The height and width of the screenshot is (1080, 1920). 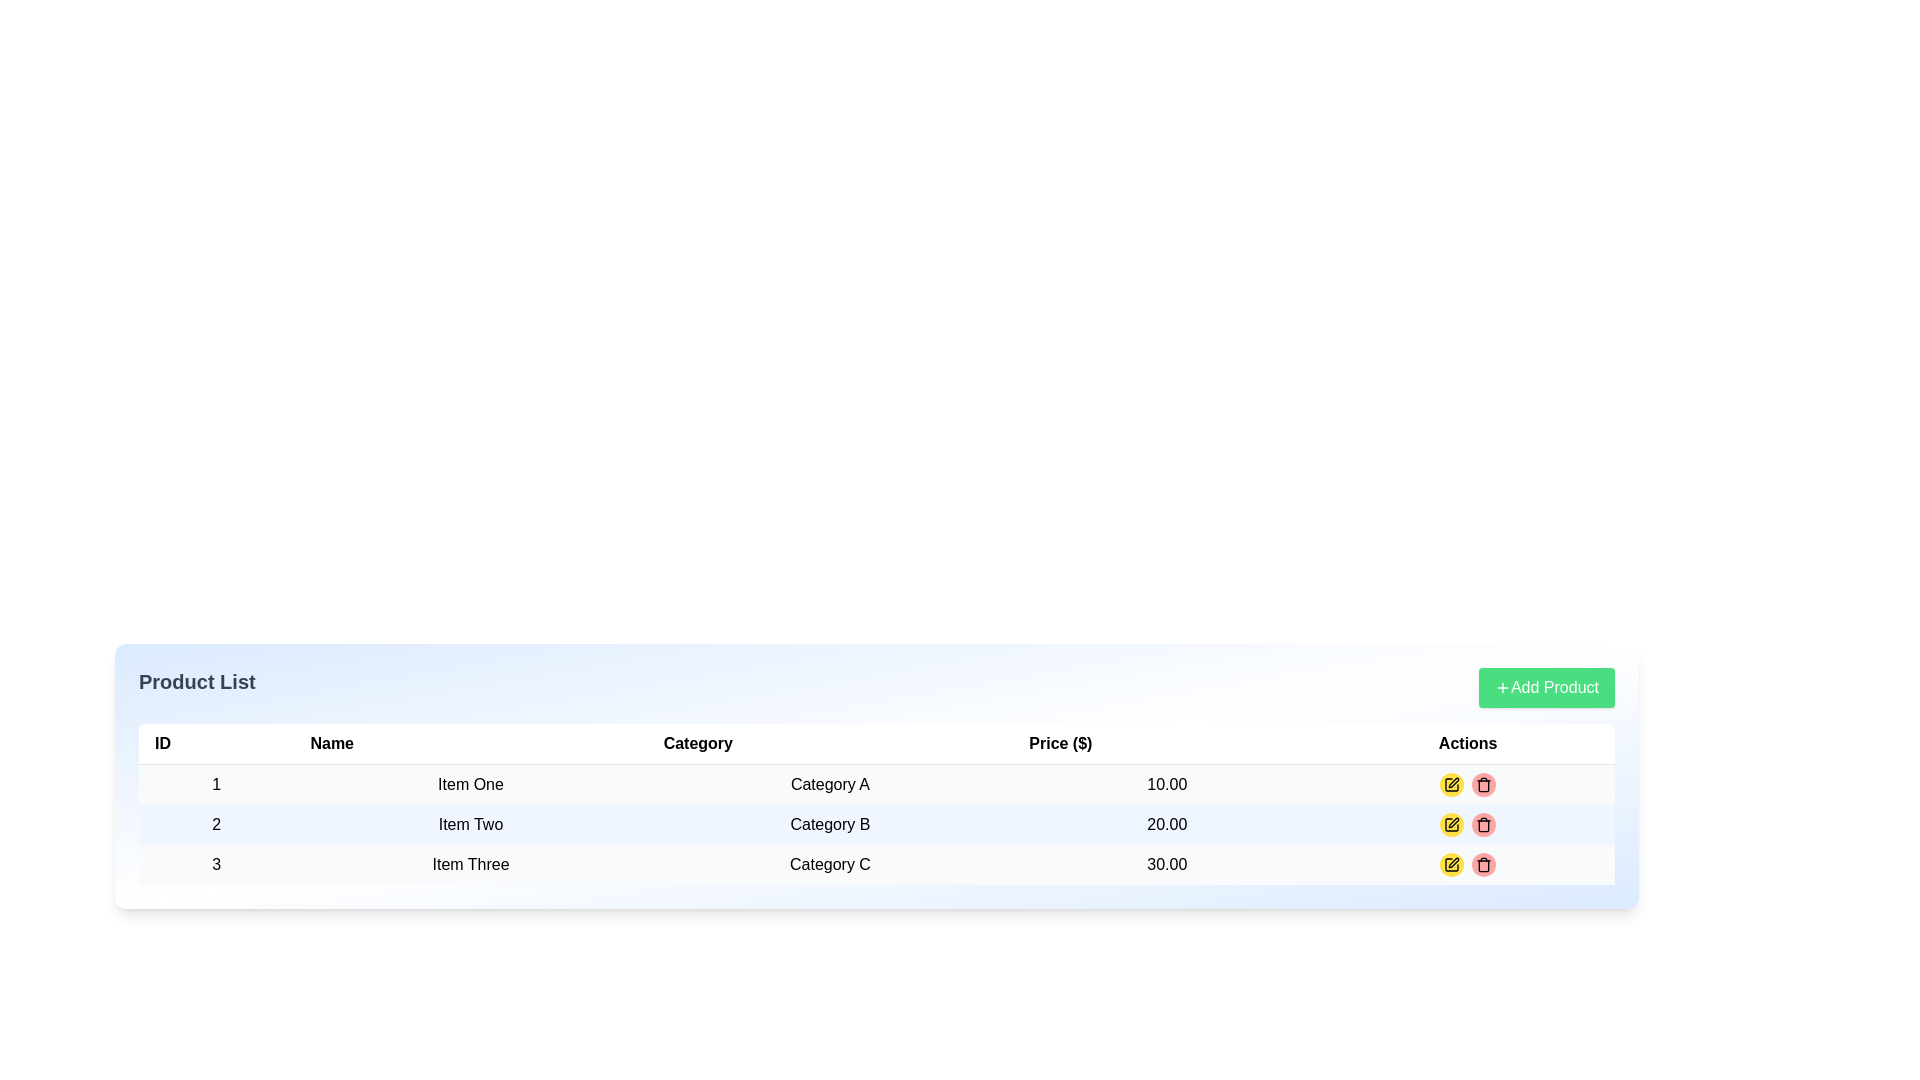 What do you see at coordinates (1452, 863) in the screenshot?
I see `the edit button located in the 'Actions' column of the last row in the product table` at bounding box center [1452, 863].